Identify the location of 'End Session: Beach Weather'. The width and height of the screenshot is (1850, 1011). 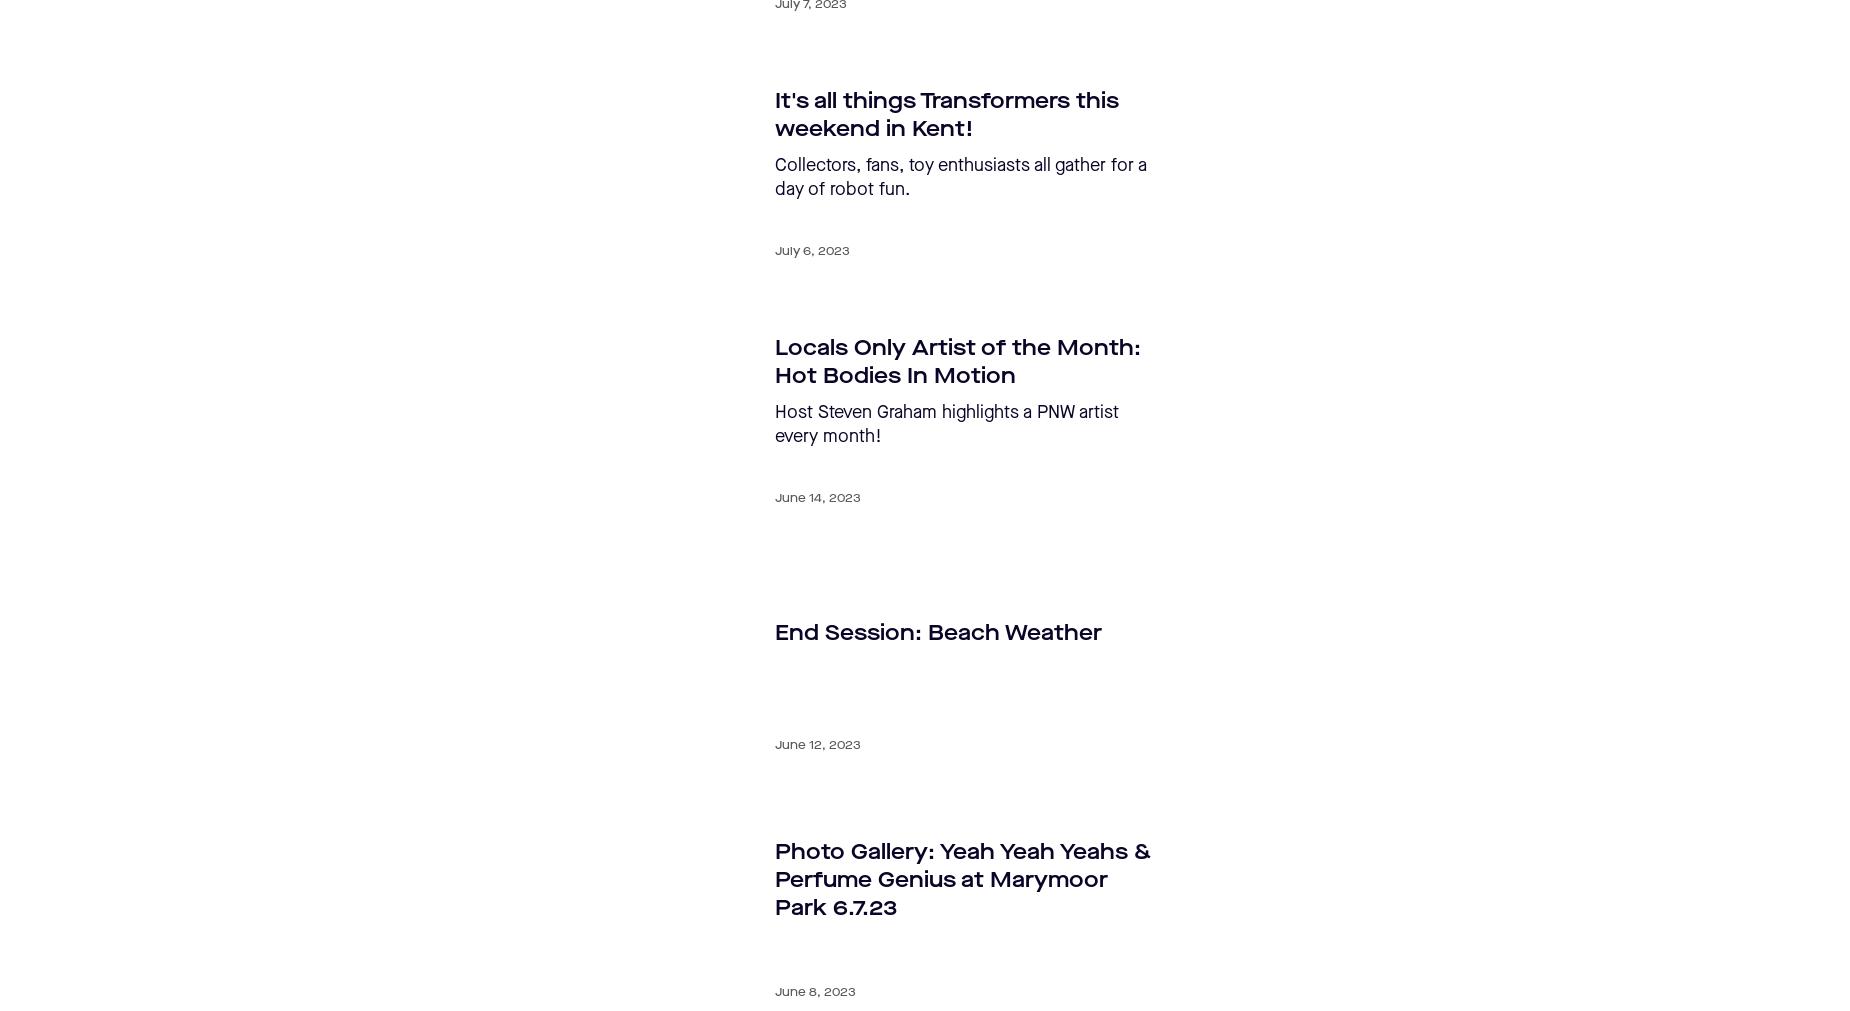
(774, 632).